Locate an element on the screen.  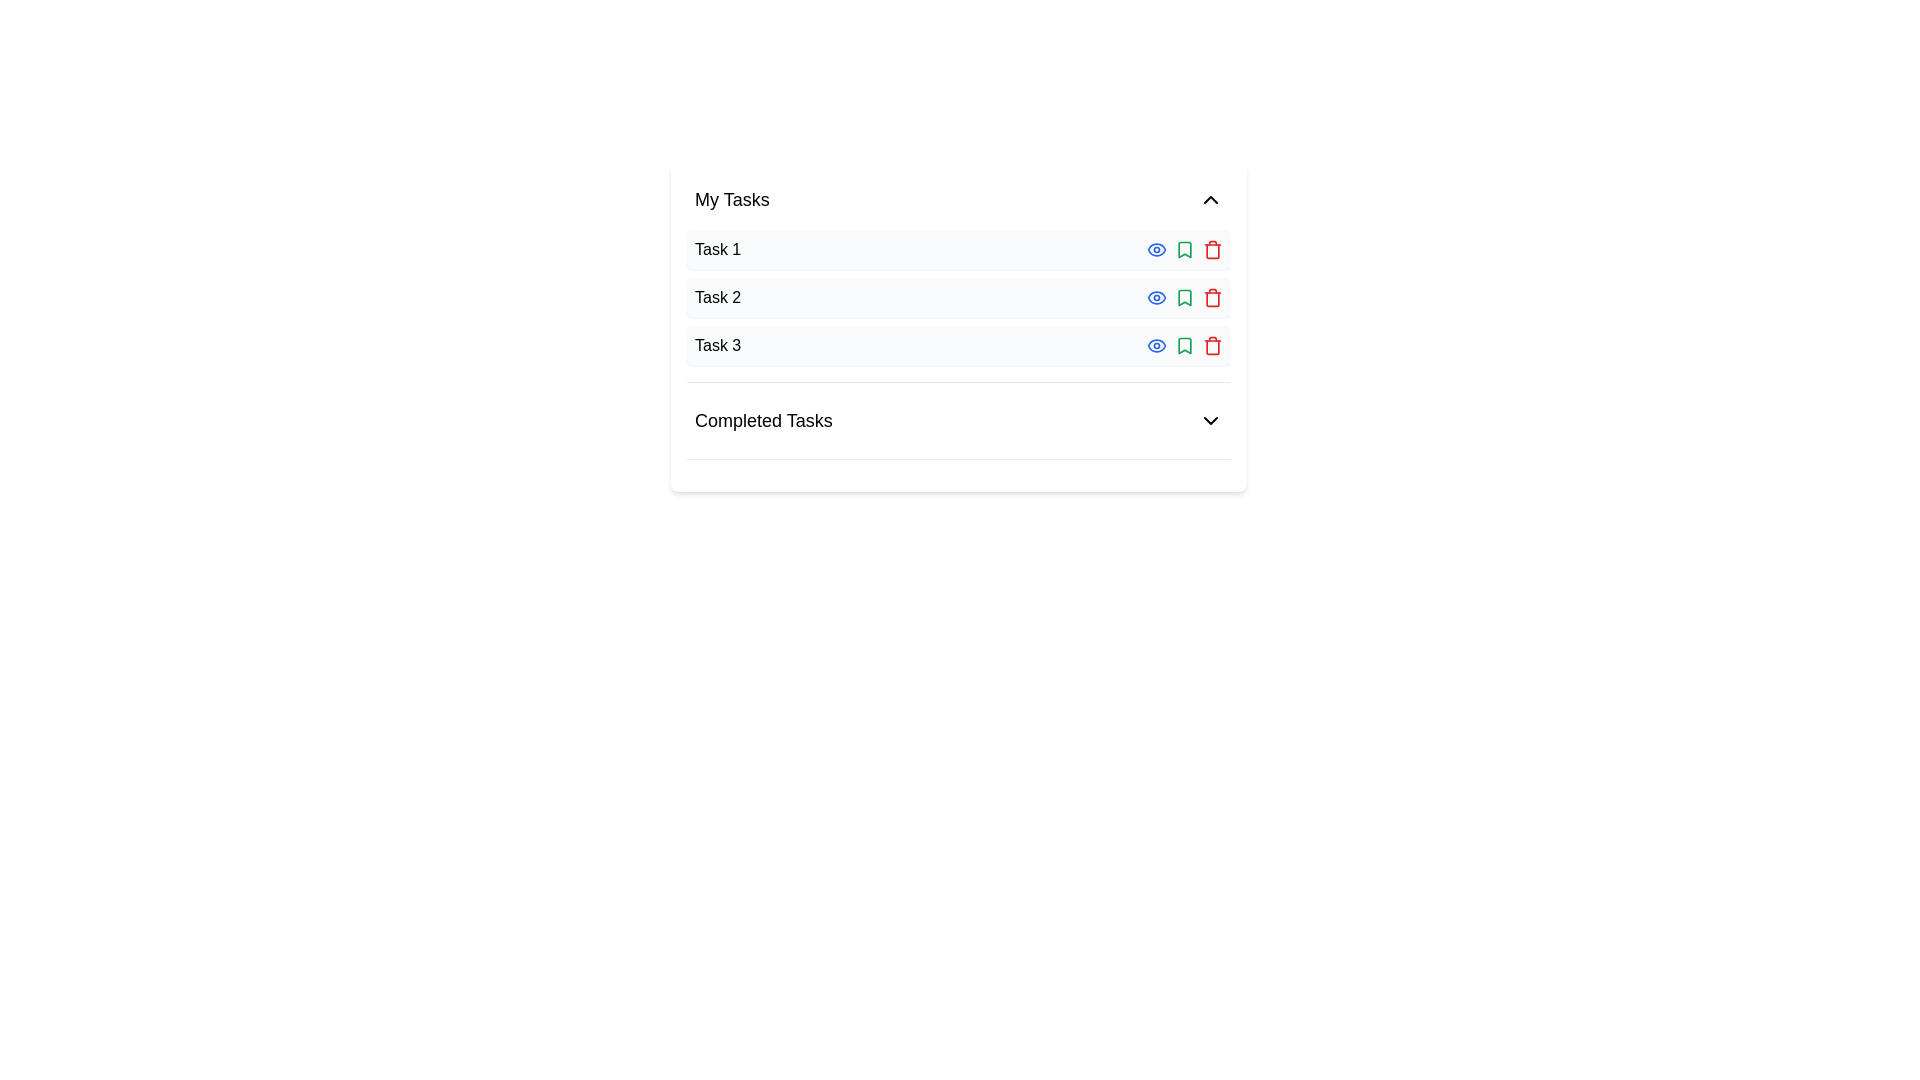
the eye-shaped blue icon in the 'Task 3' row is located at coordinates (1156, 345).